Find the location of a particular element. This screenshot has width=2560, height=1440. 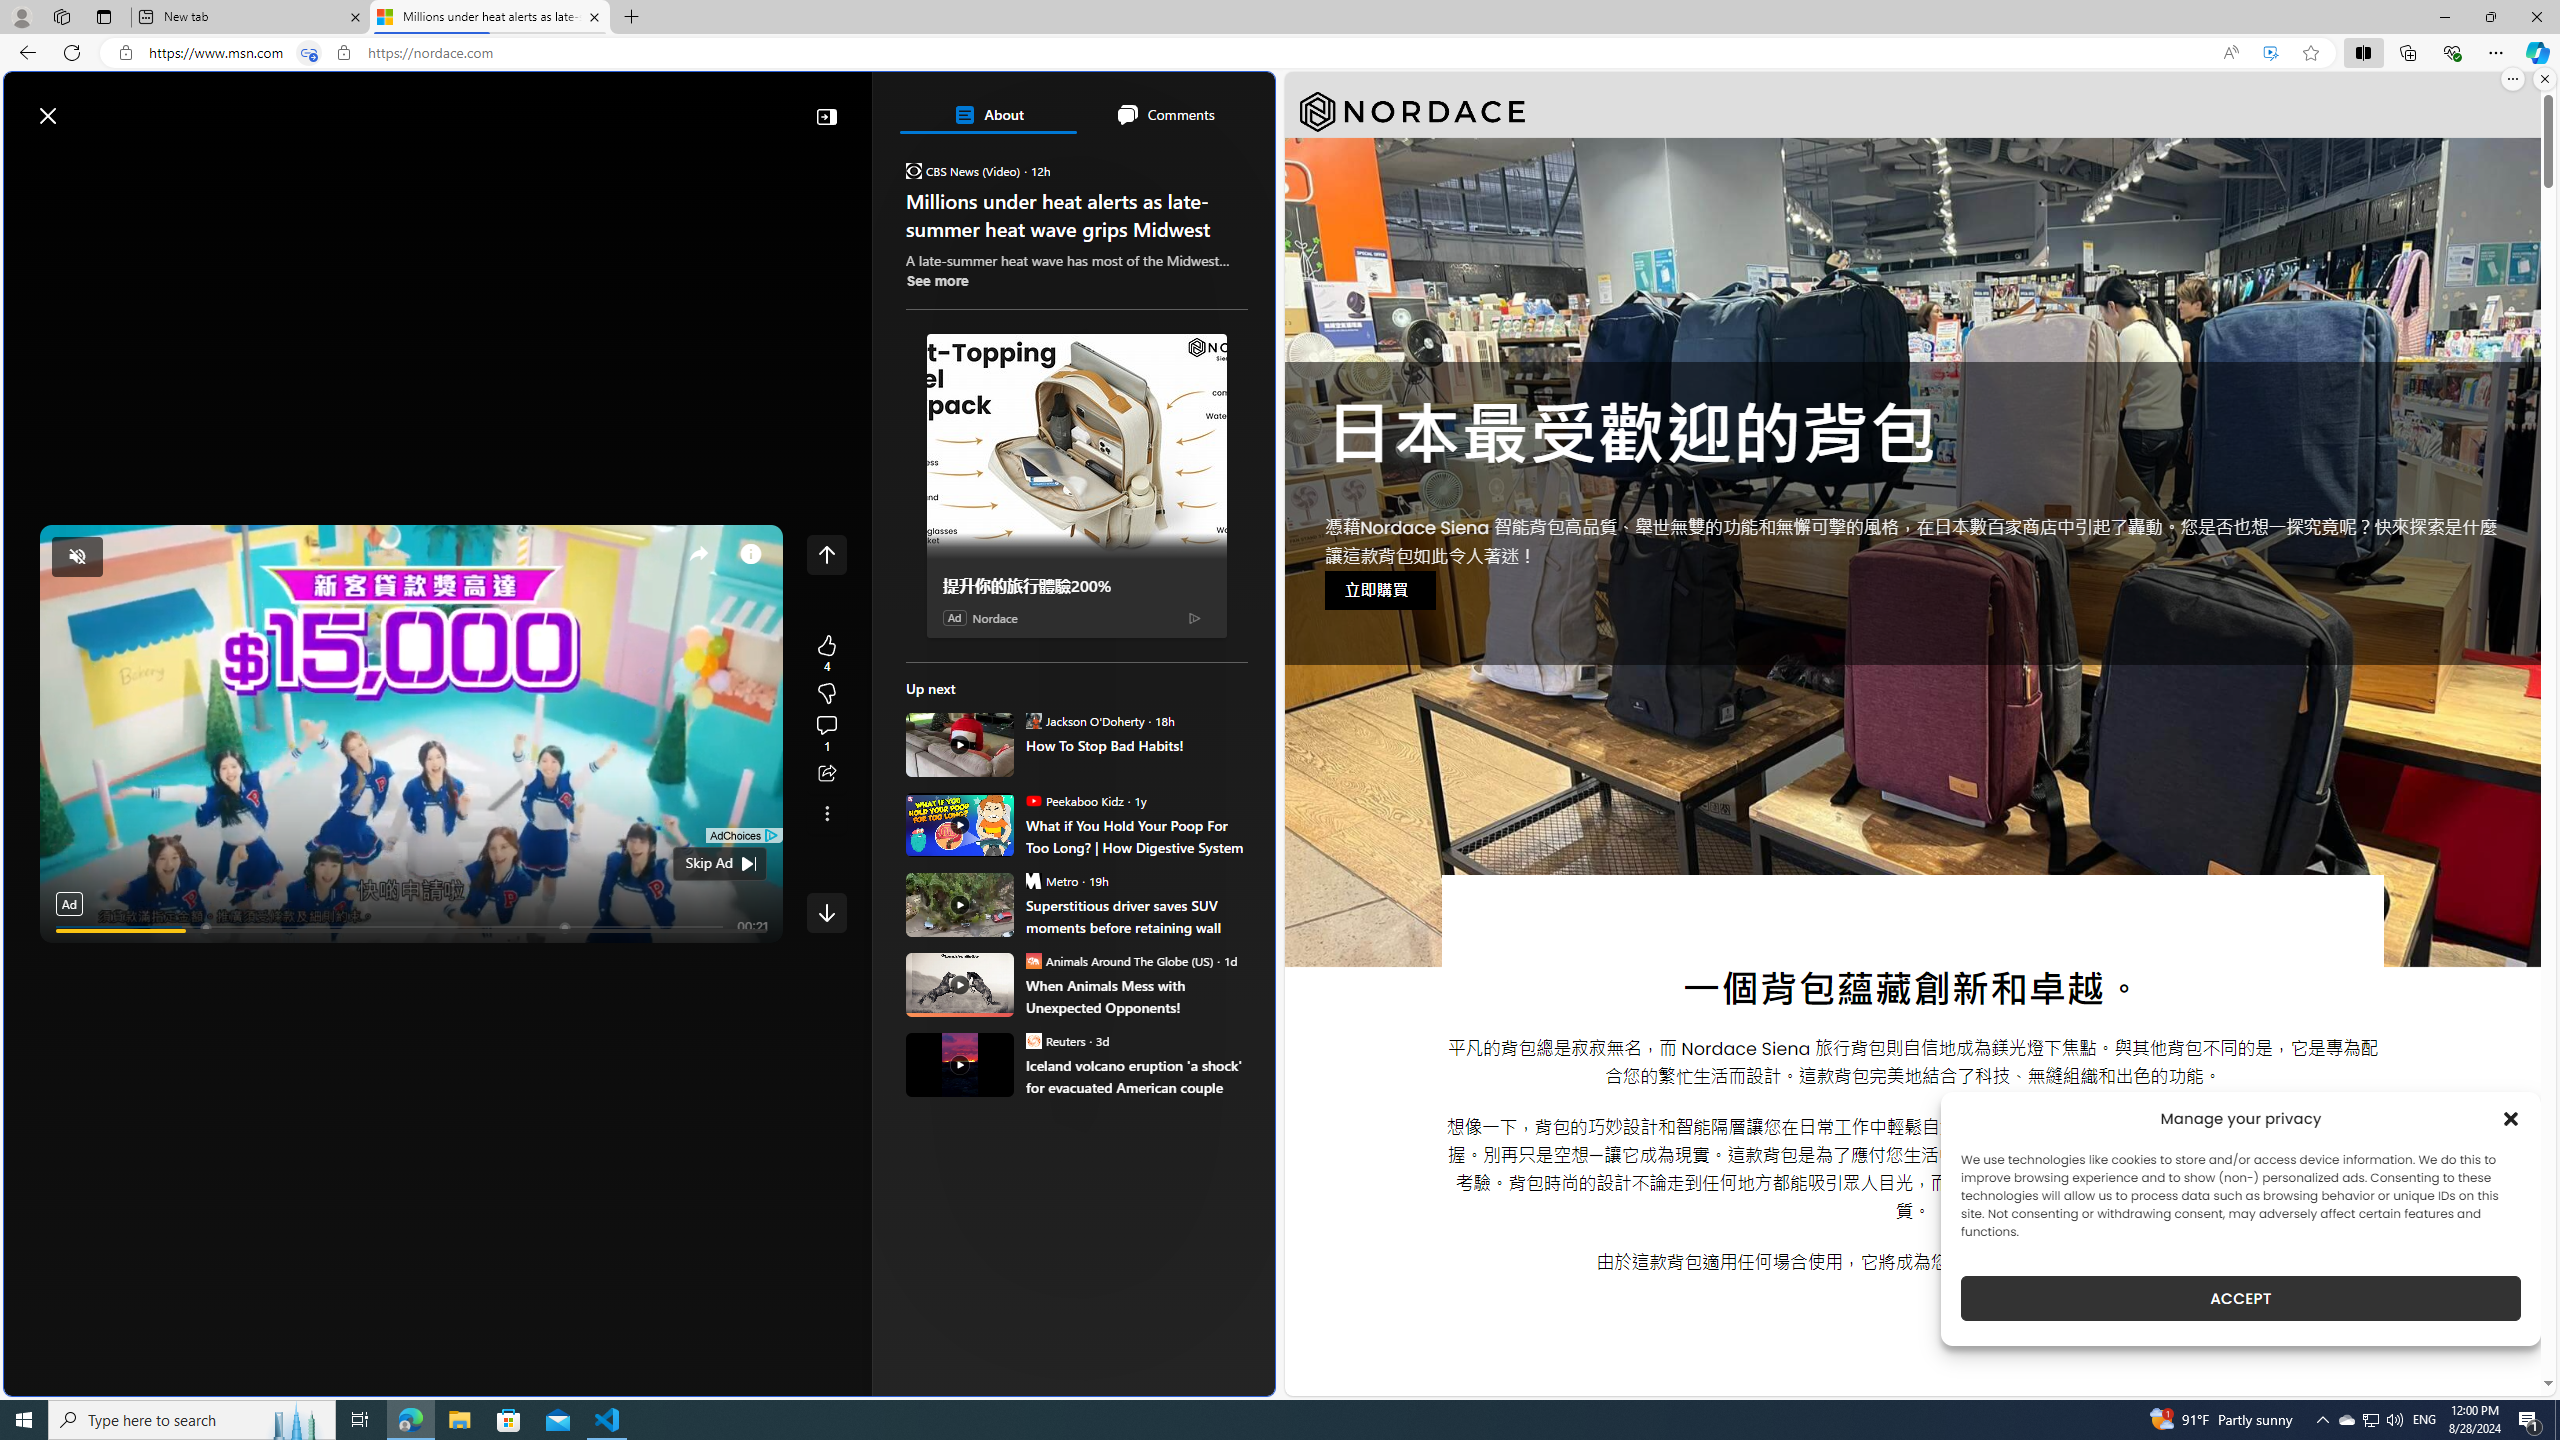

'More like this4Fewer like thisView comments' is located at coordinates (826, 693).